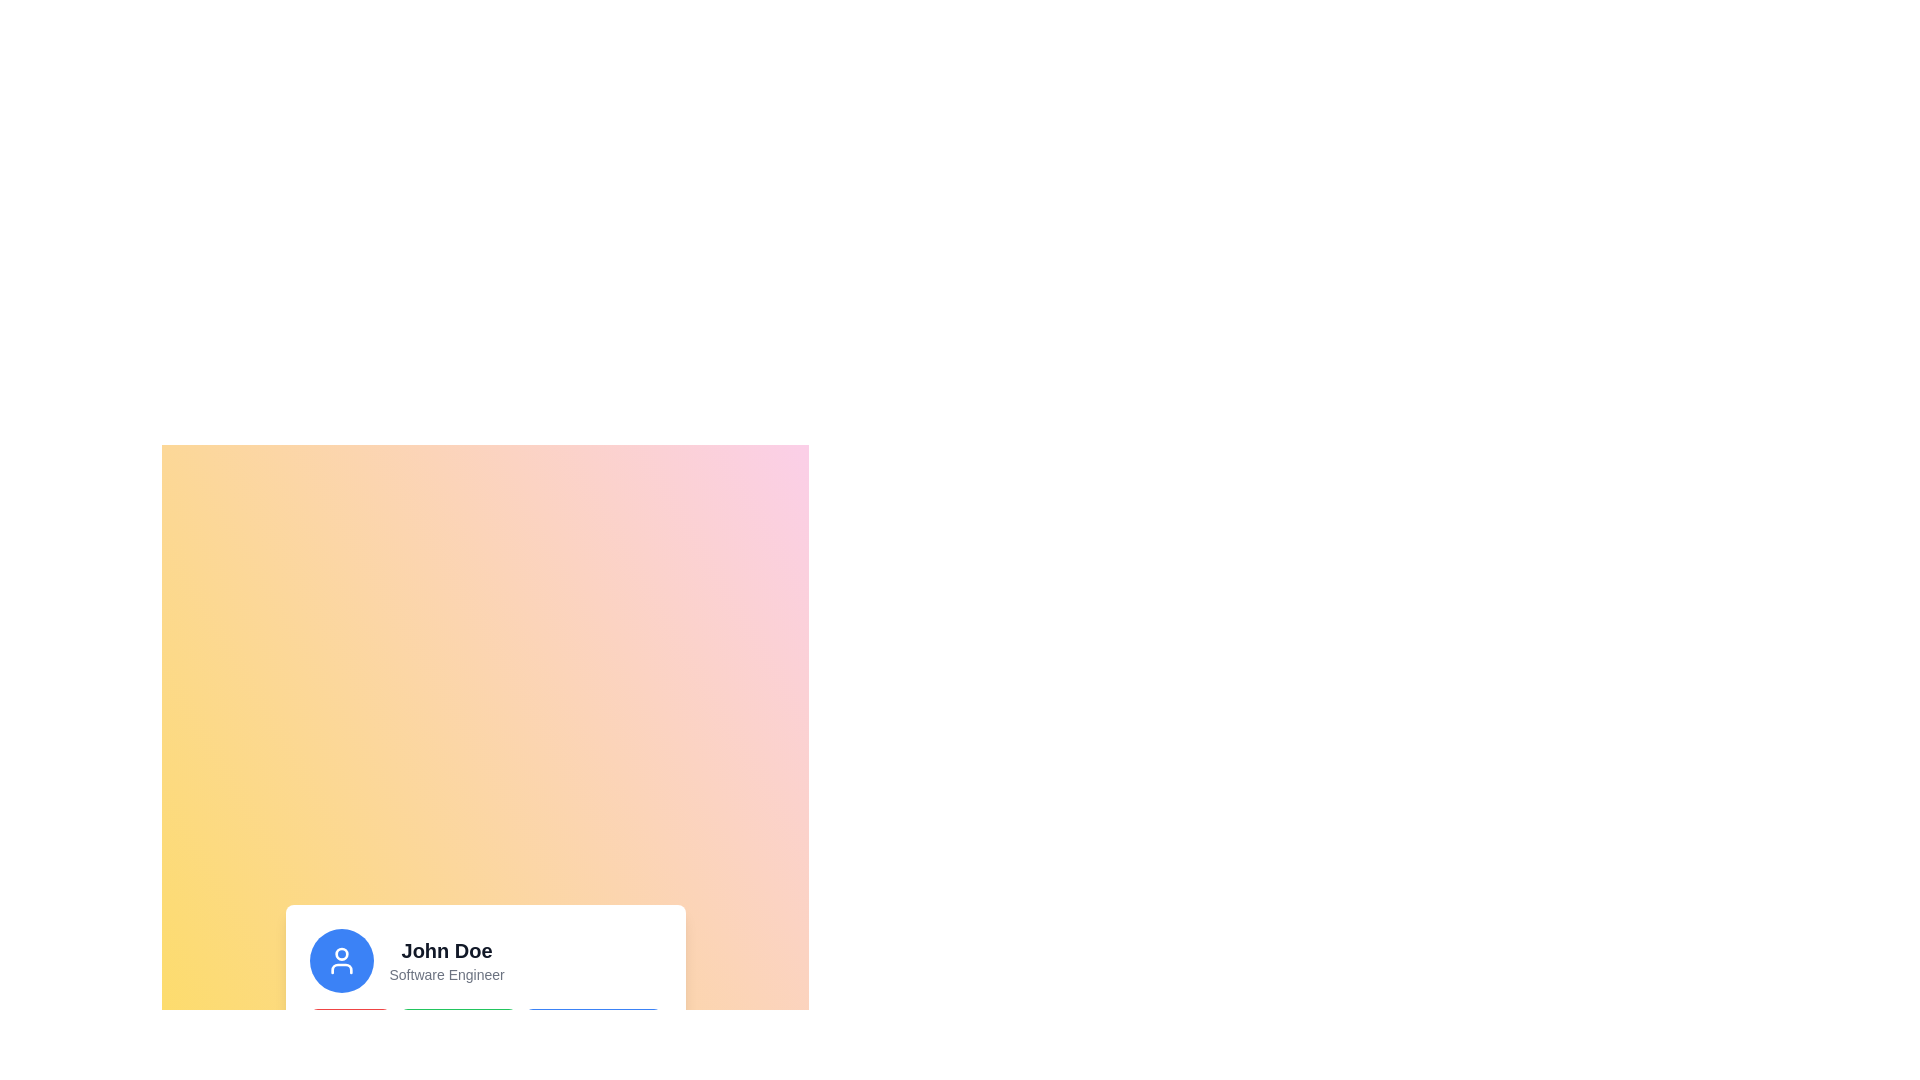 The width and height of the screenshot is (1920, 1080). Describe the element at coordinates (446, 950) in the screenshot. I see `the text label displaying 'John Doe', which is a bold, large font on a white background, positioned above 'Software Engineer' and to the right of a circular blue icon` at that location.